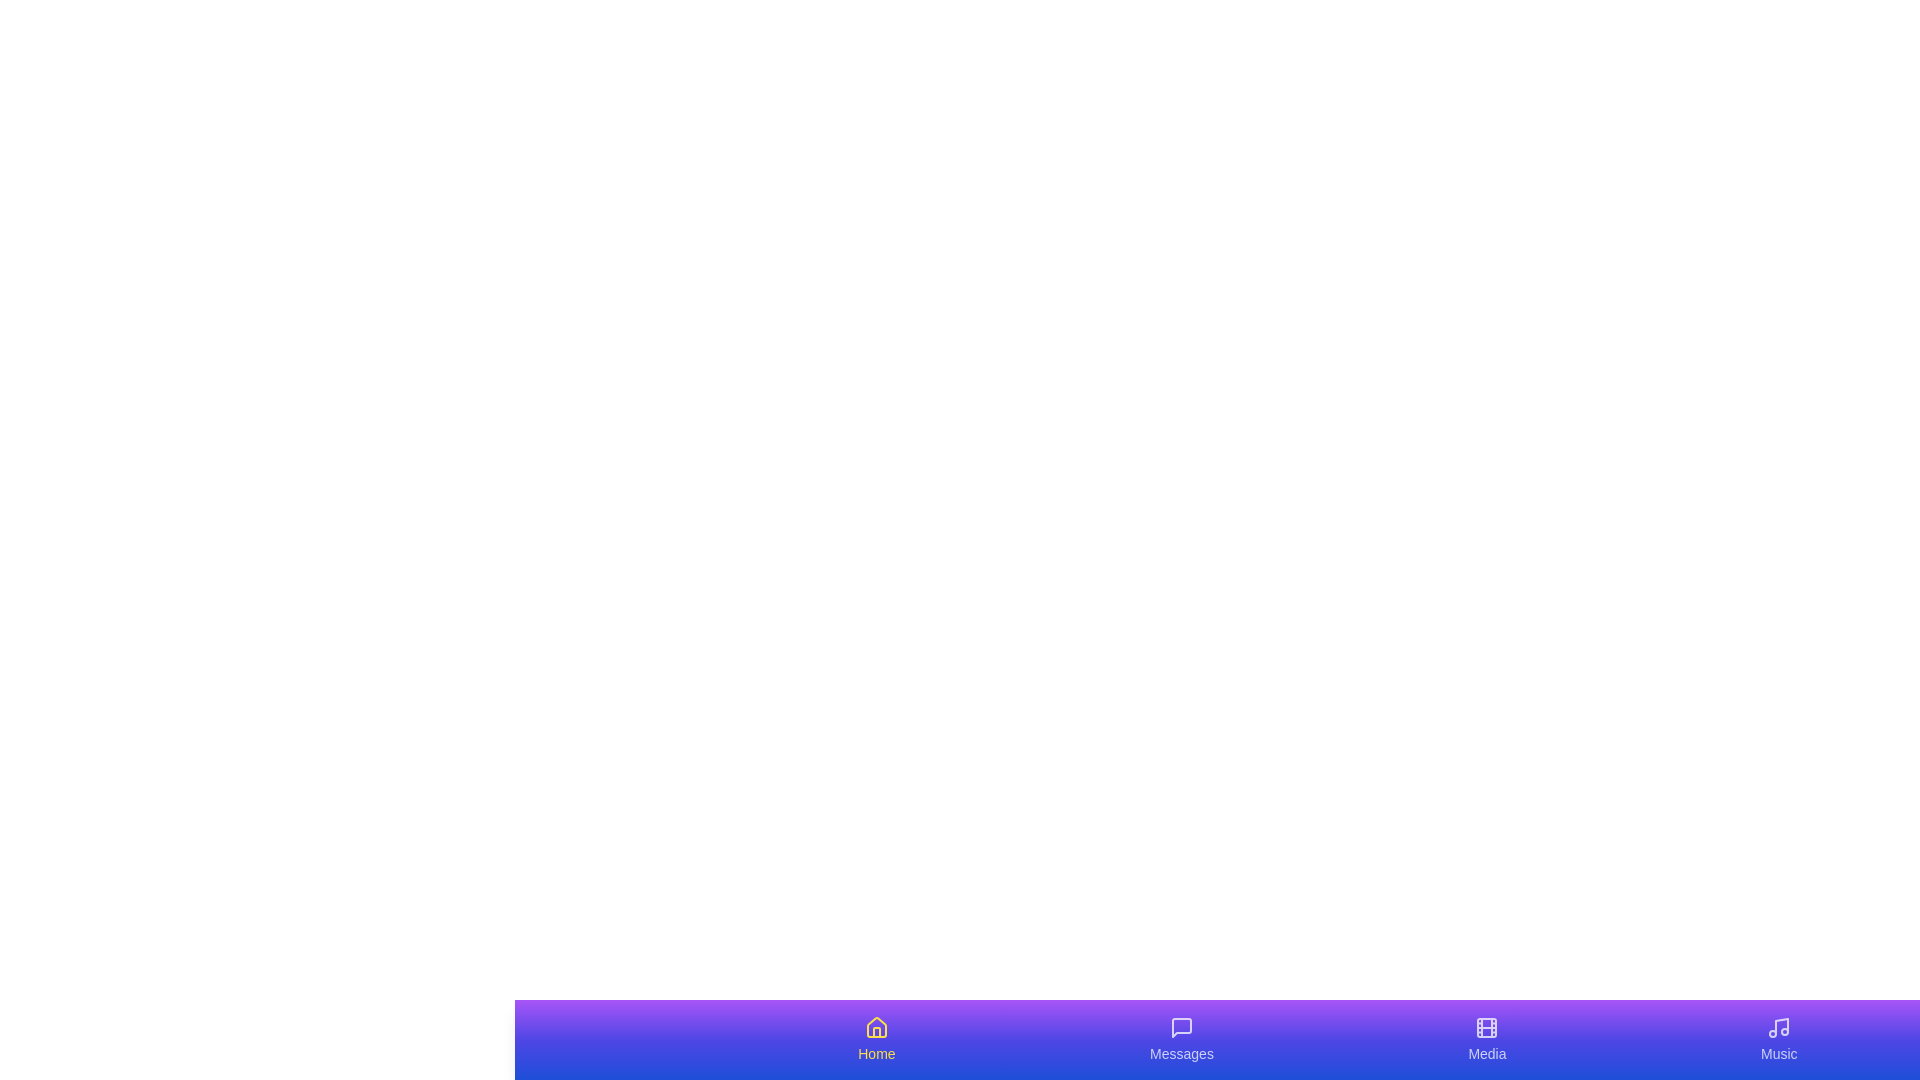 The height and width of the screenshot is (1080, 1920). Describe the element at coordinates (1779, 1039) in the screenshot. I see `the Music tab from the bottom navigation bar` at that location.